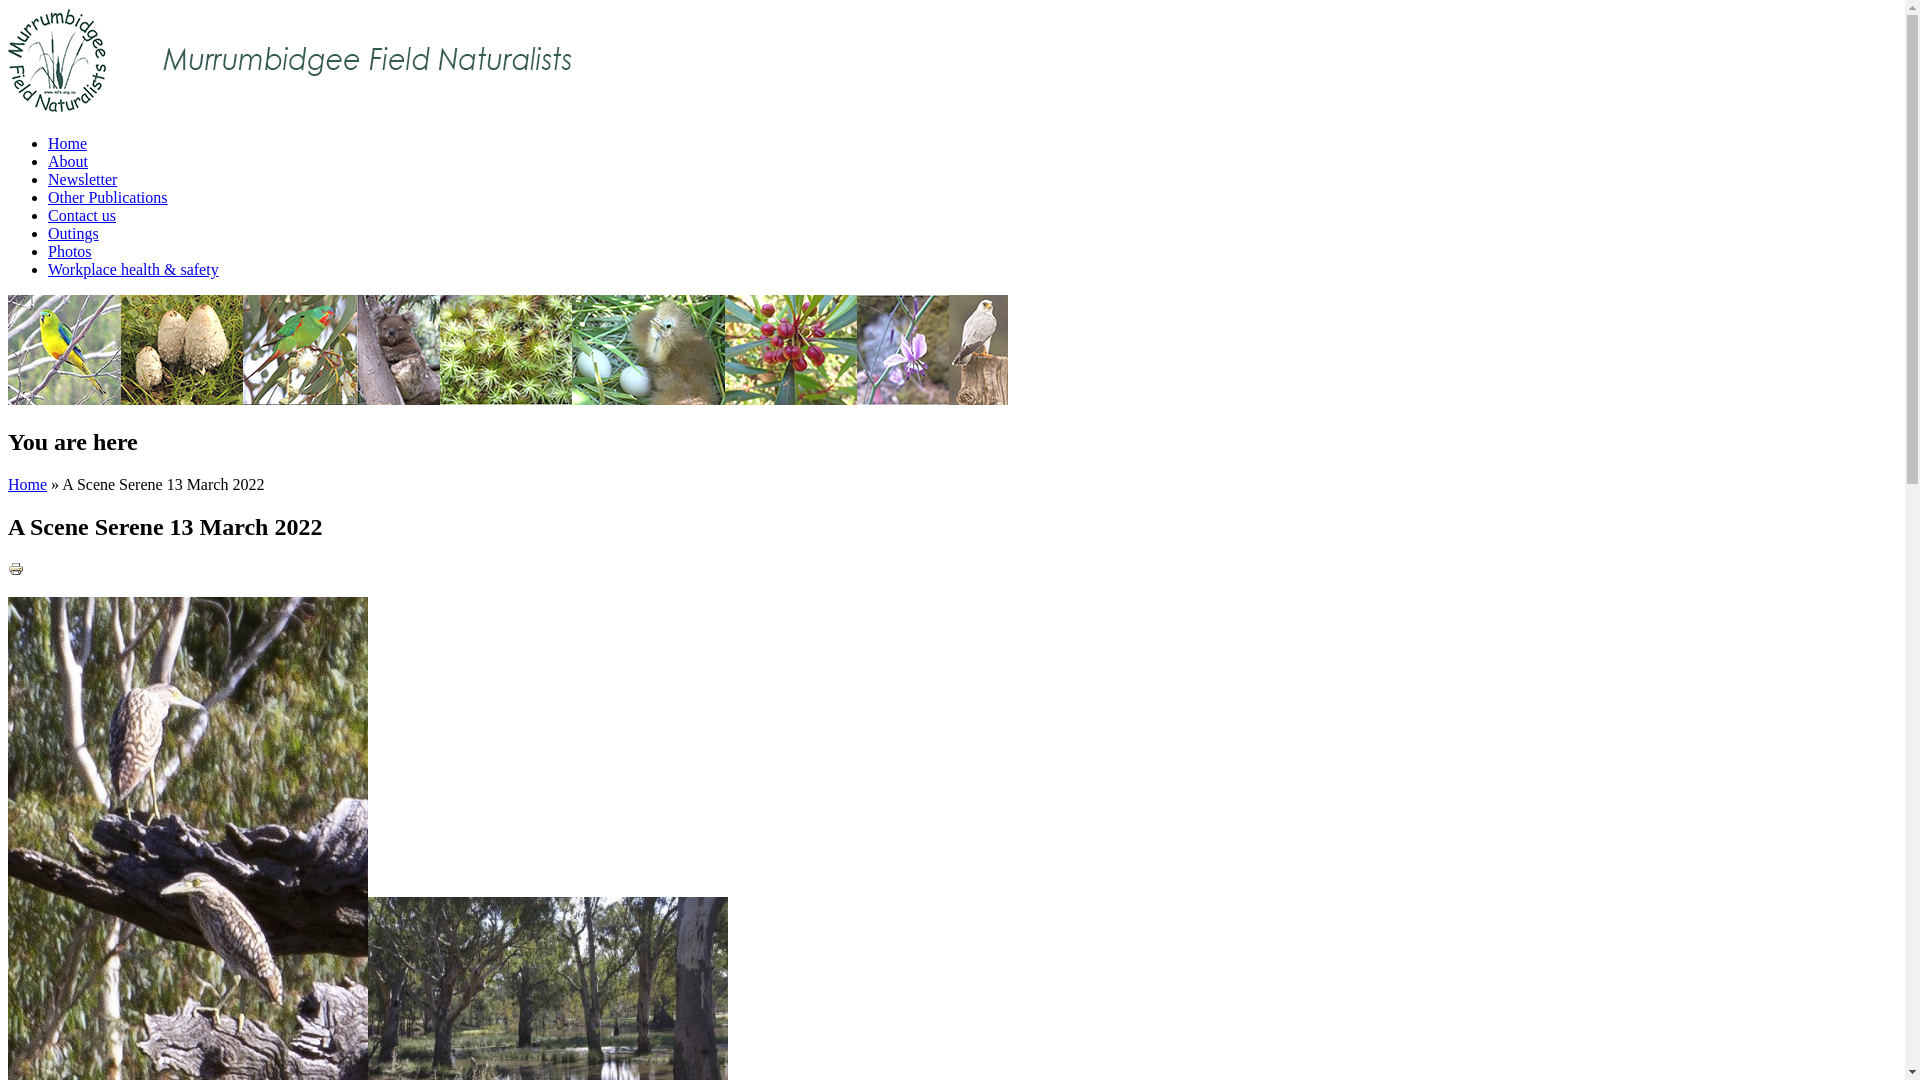  I want to click on 'Home', so click(27, 484).